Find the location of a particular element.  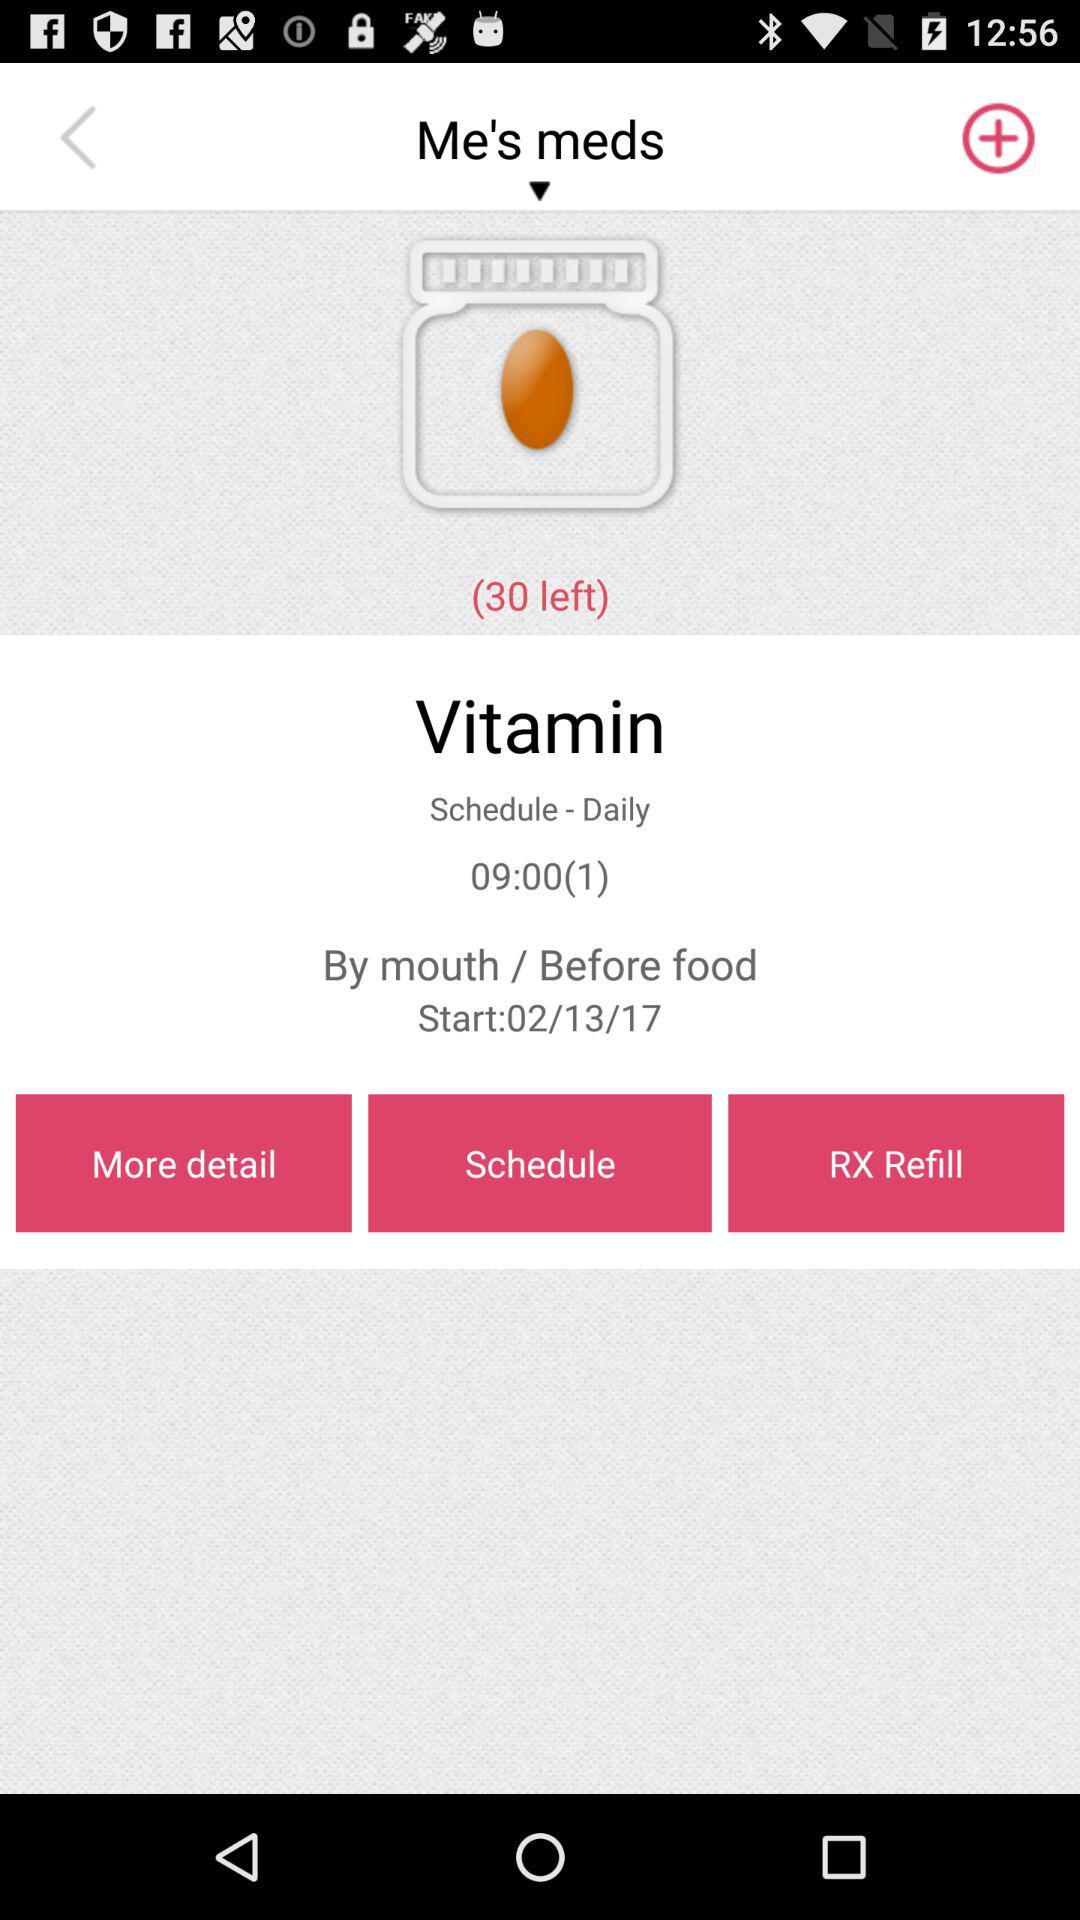

the button to the left of the schedule button is located at coordinates (183, 1163).